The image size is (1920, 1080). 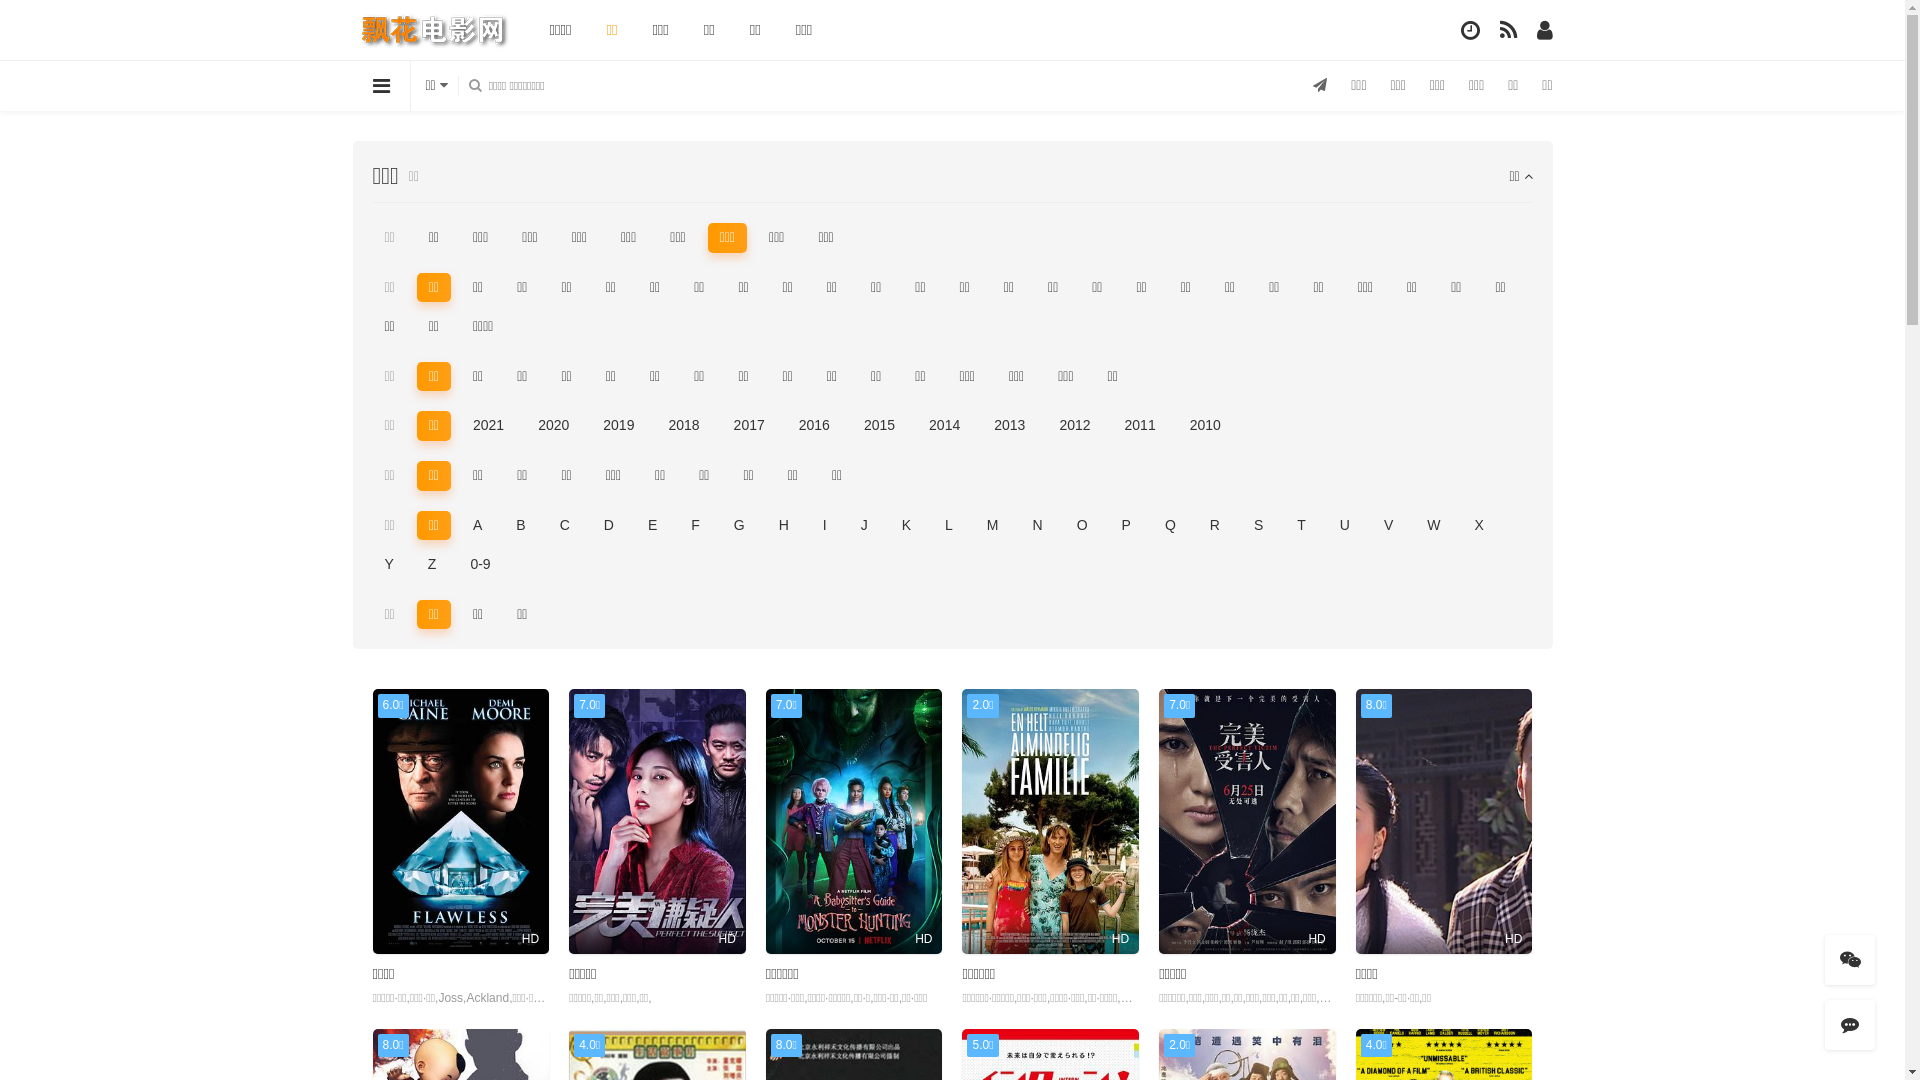 What do you see at coordinates (652, 524) in the screenshot?
I see `'E'` at bounding box center [652, 524].